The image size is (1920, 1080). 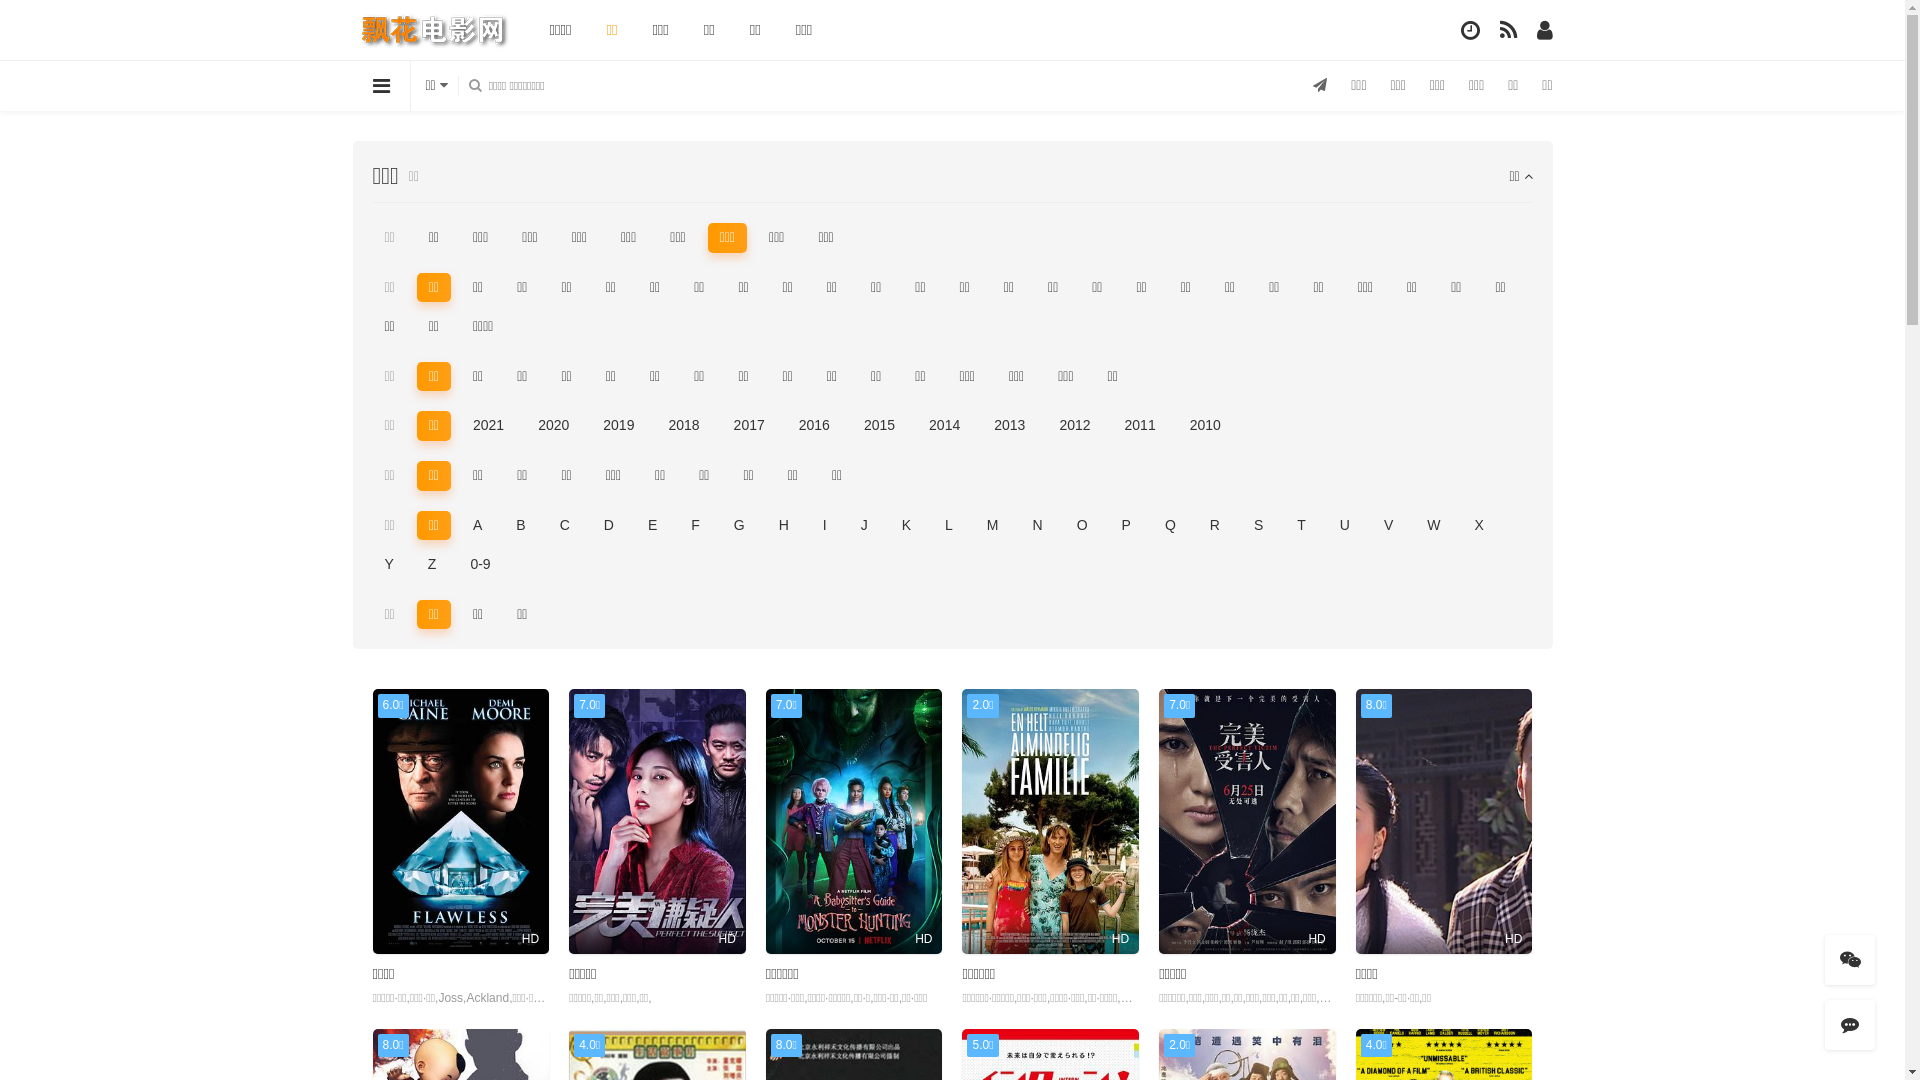 What do you see at coordinates (652, 524) in the screenshot?
I see `'E'` at bounding box center [652, 524].